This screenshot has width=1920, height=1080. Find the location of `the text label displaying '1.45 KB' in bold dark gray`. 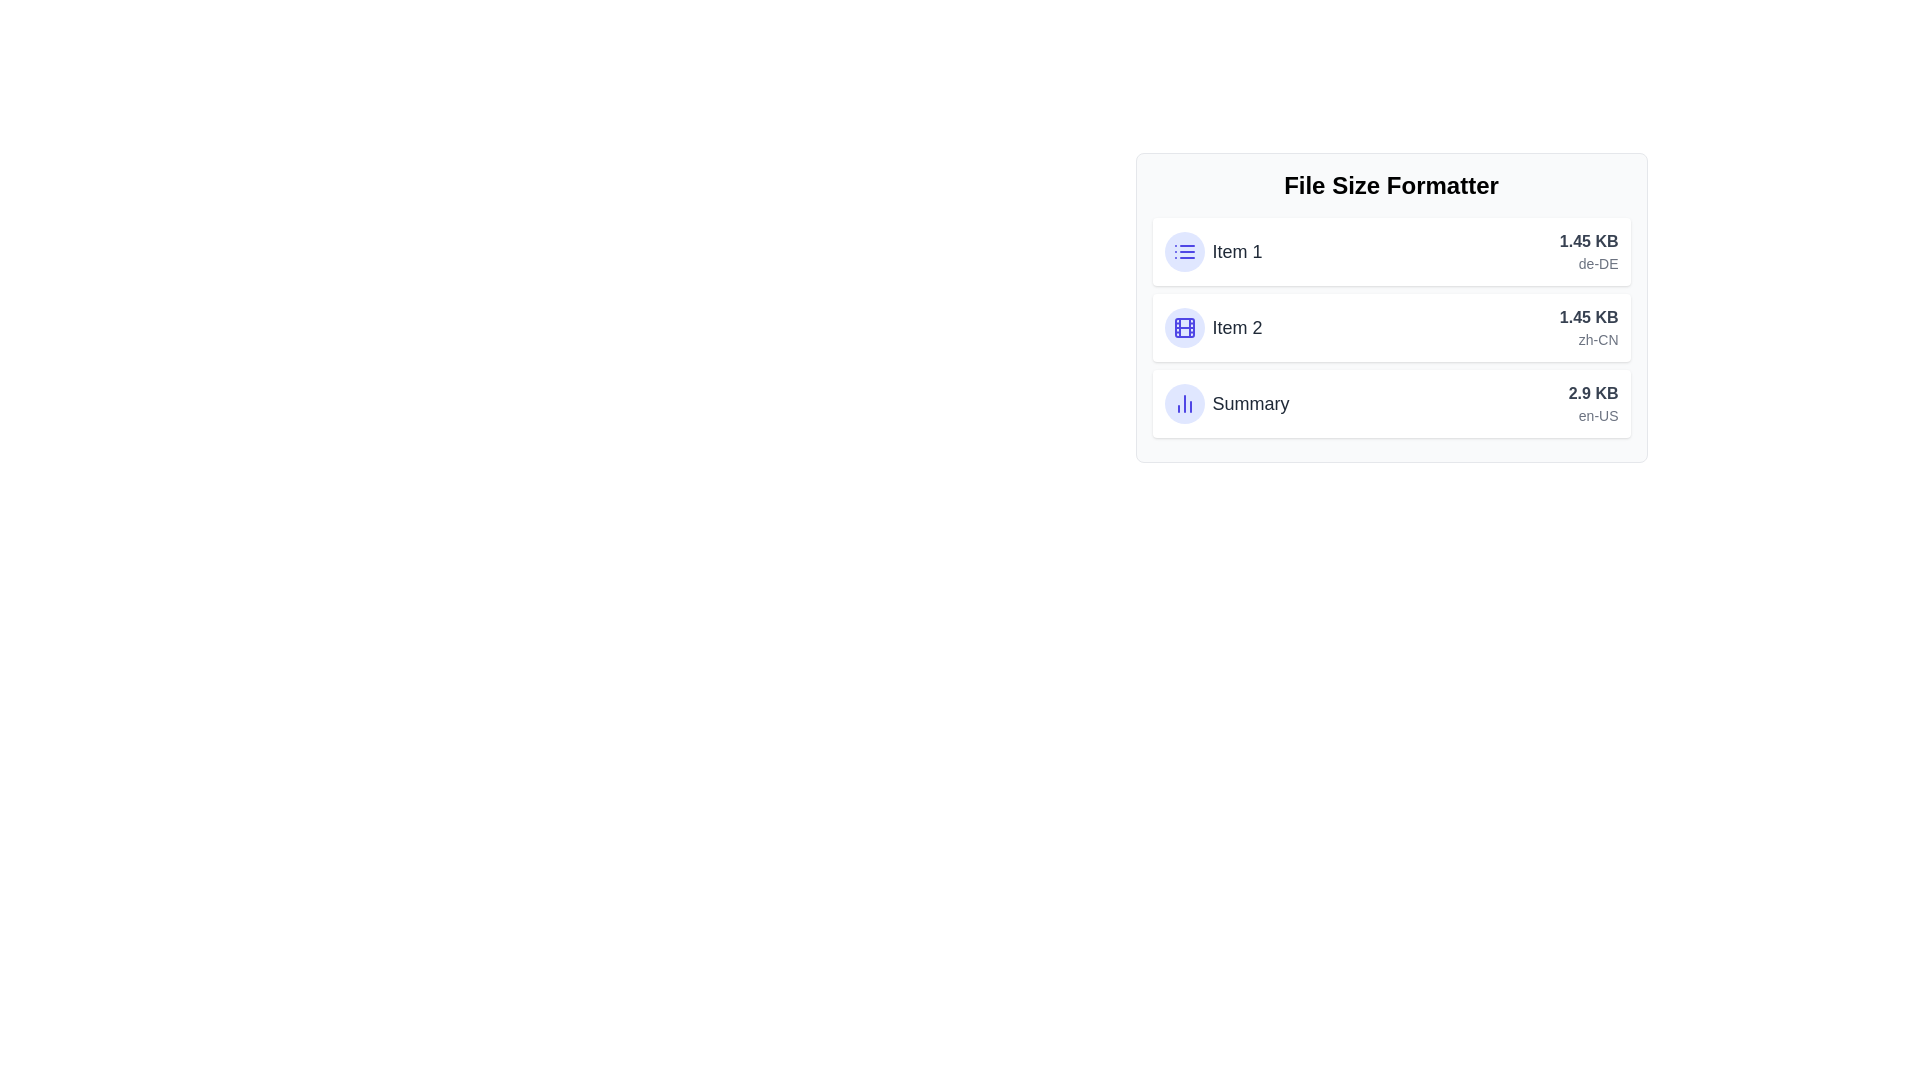

the text label displaying '1.45 KB' in bold dark gray is located at coordinates (1588, 316).